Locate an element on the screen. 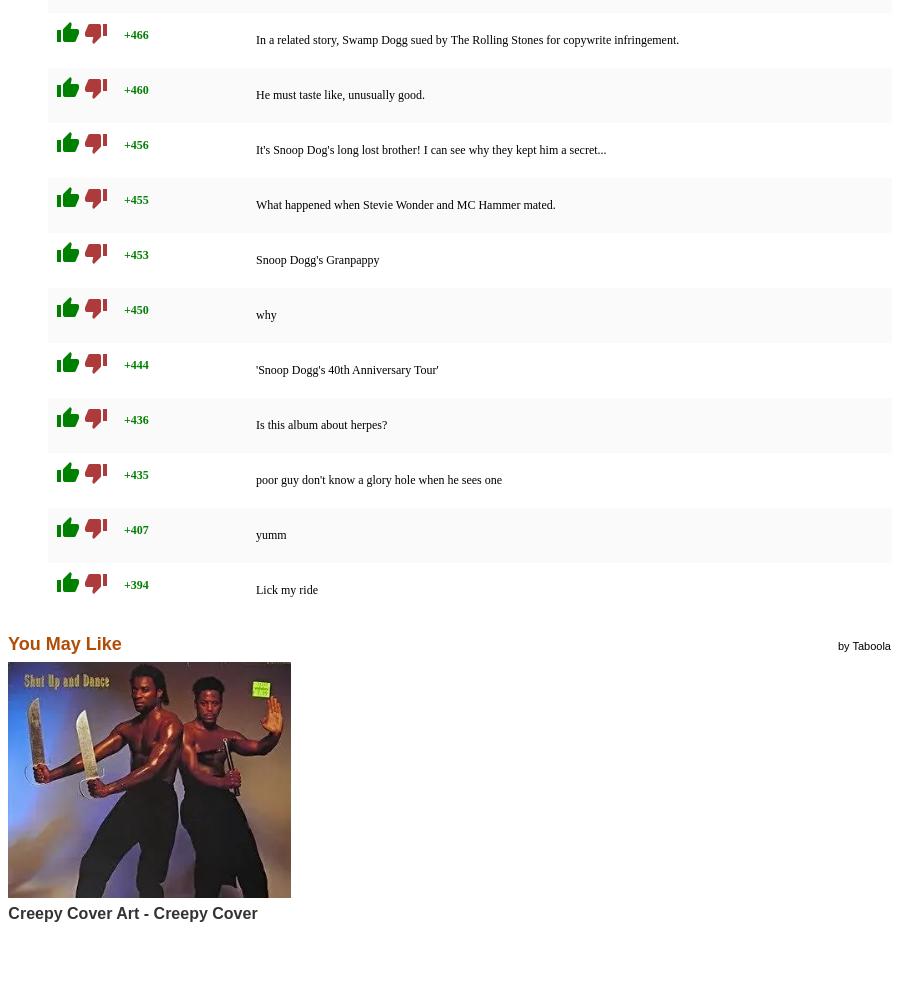 The width and height of the screenshot is (900, 1005). 'What happened when Stevie Wonder and MC Hammer mated.' is located at coordinates (405, 204).